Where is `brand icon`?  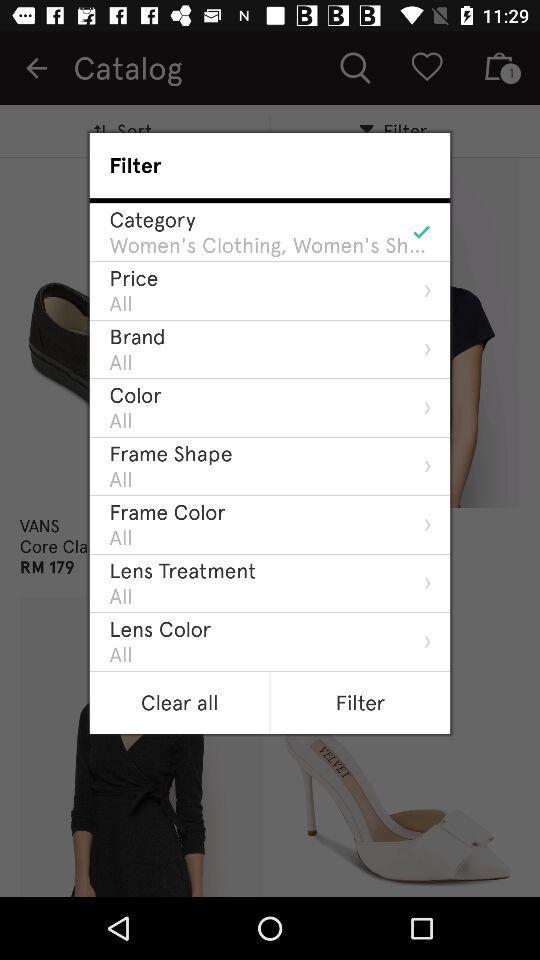 brand icon is located at coordinates (136, 336).